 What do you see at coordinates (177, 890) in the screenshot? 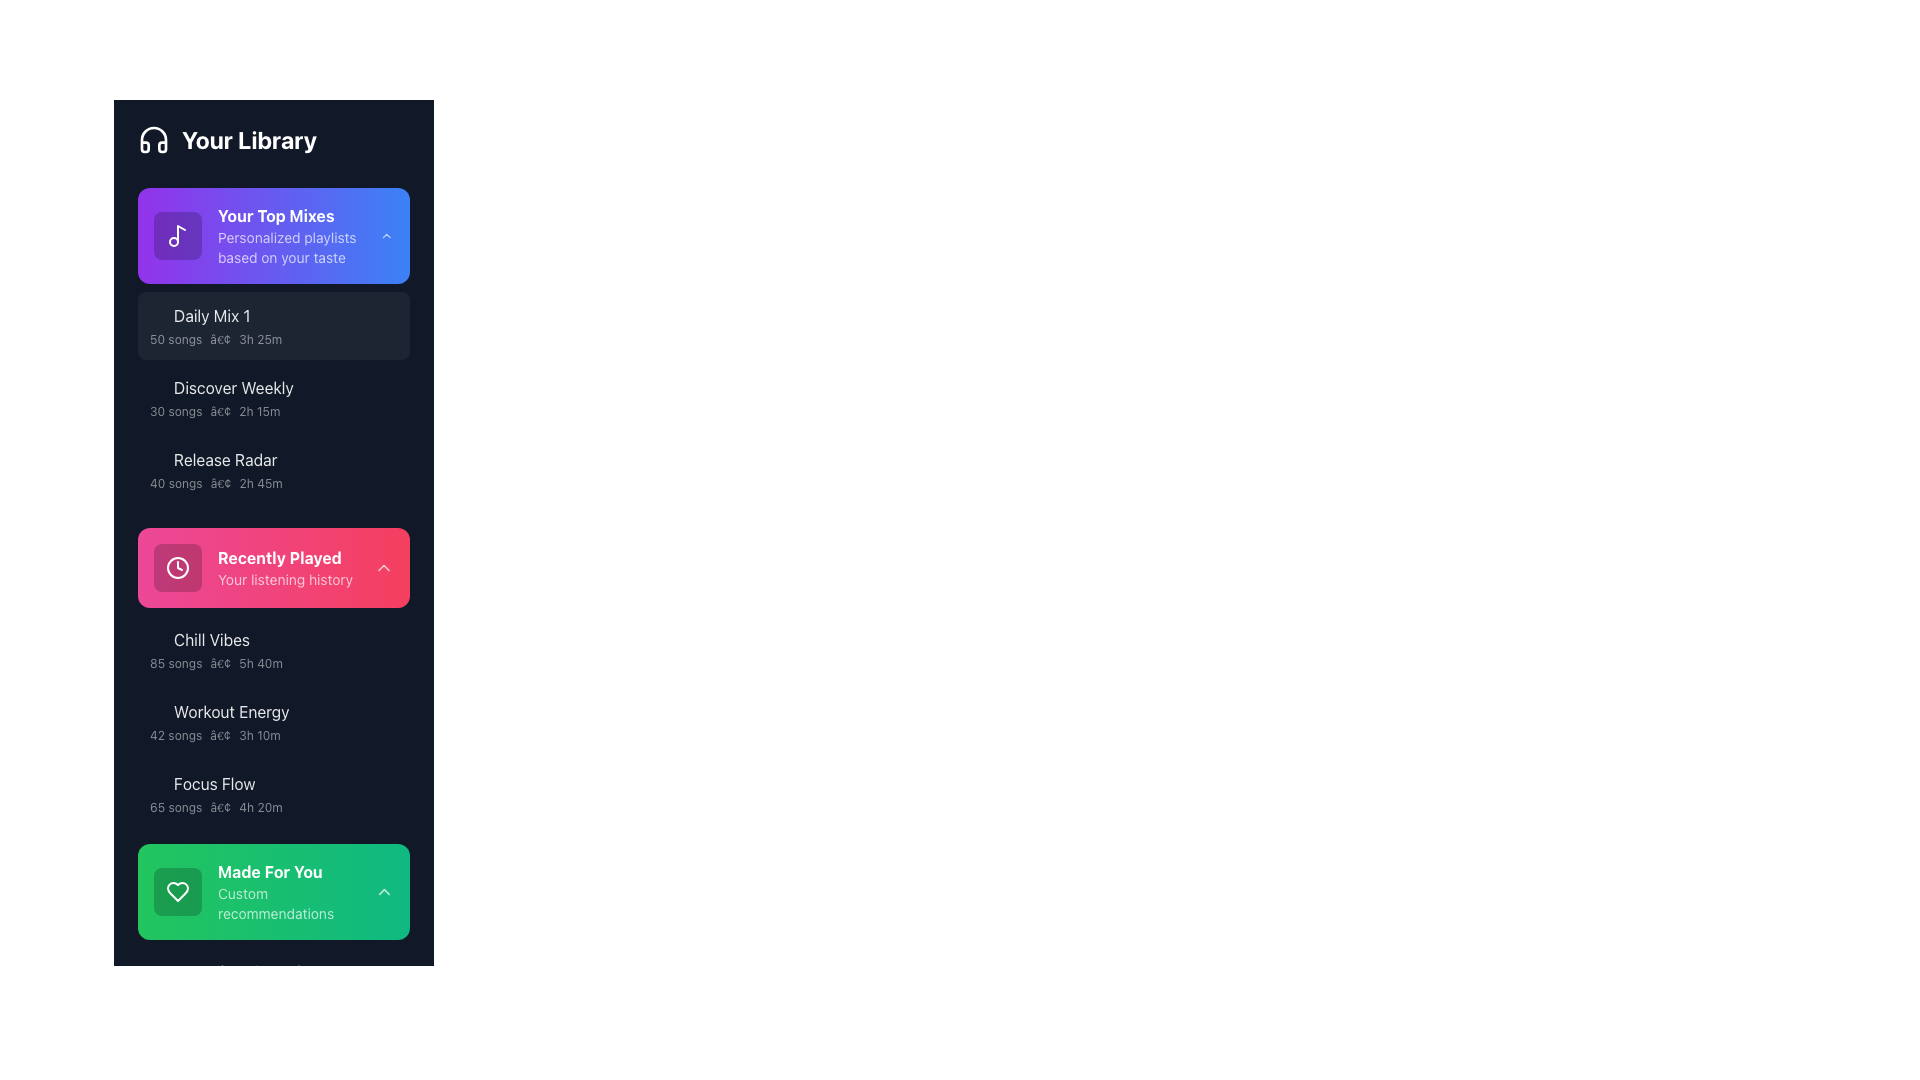
I see `the heart icon styled in an outlined design, which is located in the lower green section labeled 'Made For You' on the left side menu` at bounding box center [177, 890].